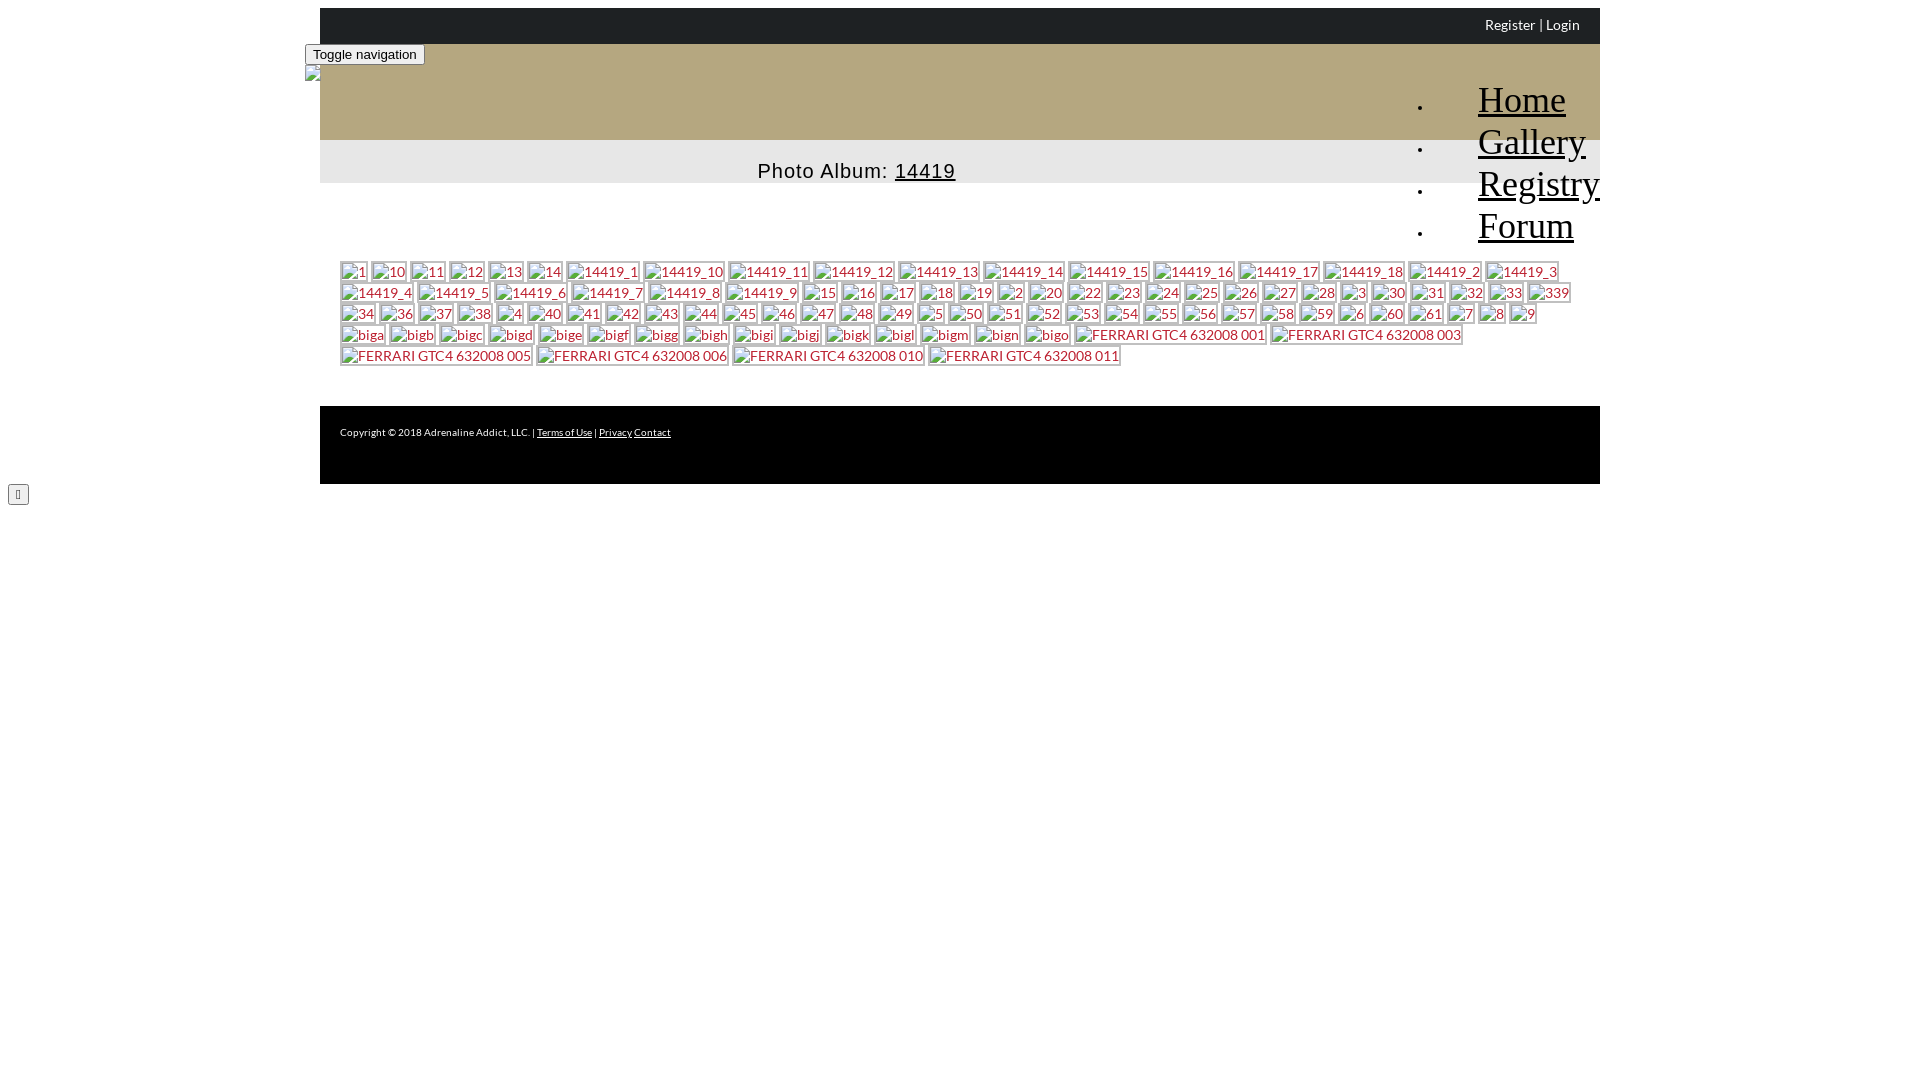 The width and height of the screenshot is (1920, 1080). I want to click on '14419_17 (click to enlarge)', so click(1277, 271).